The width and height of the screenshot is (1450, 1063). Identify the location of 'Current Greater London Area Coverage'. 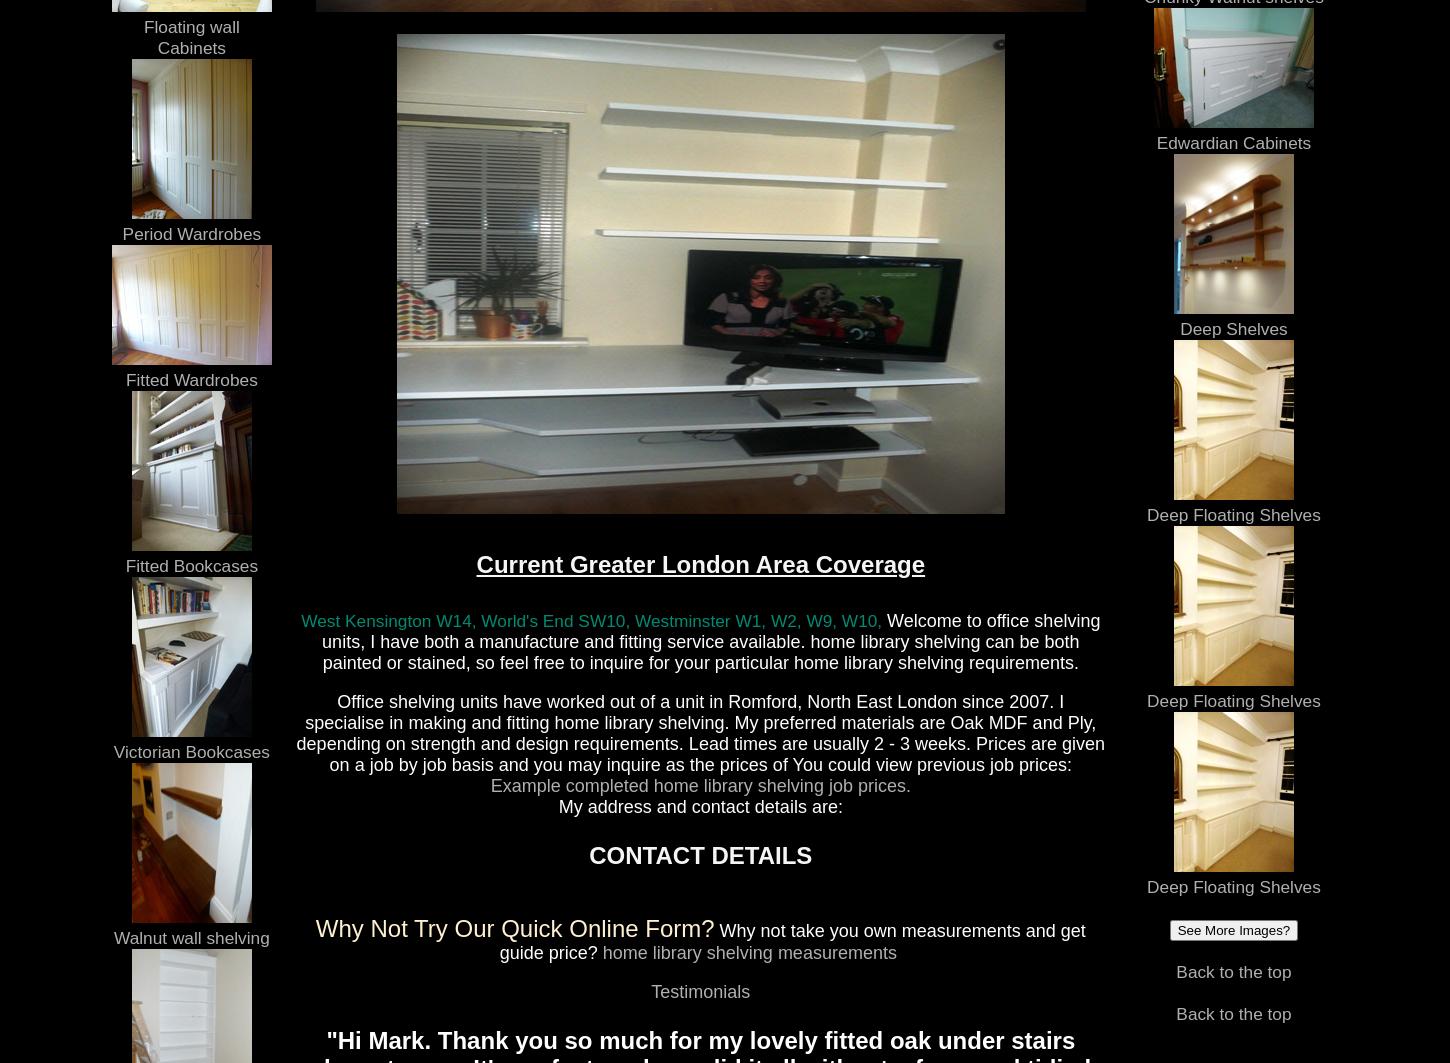
(699, 563).